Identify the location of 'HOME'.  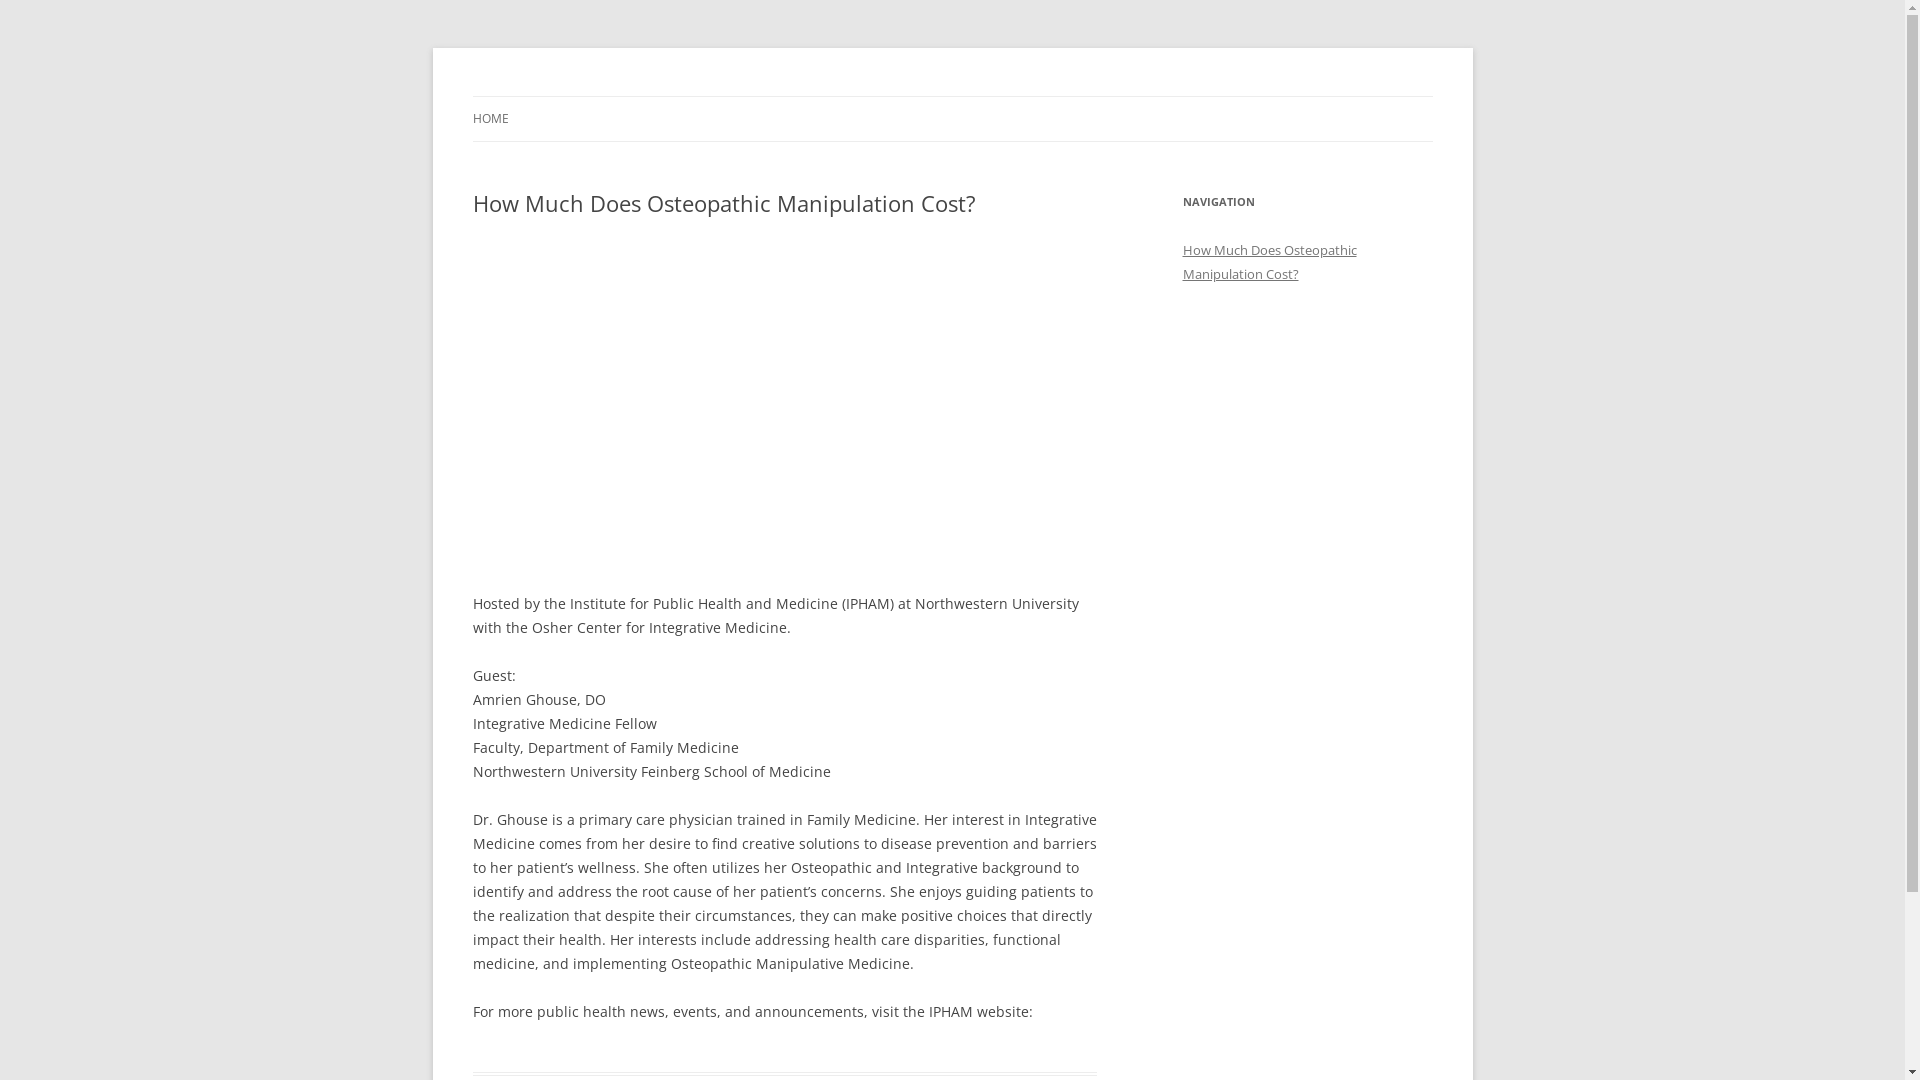
(470, 119).